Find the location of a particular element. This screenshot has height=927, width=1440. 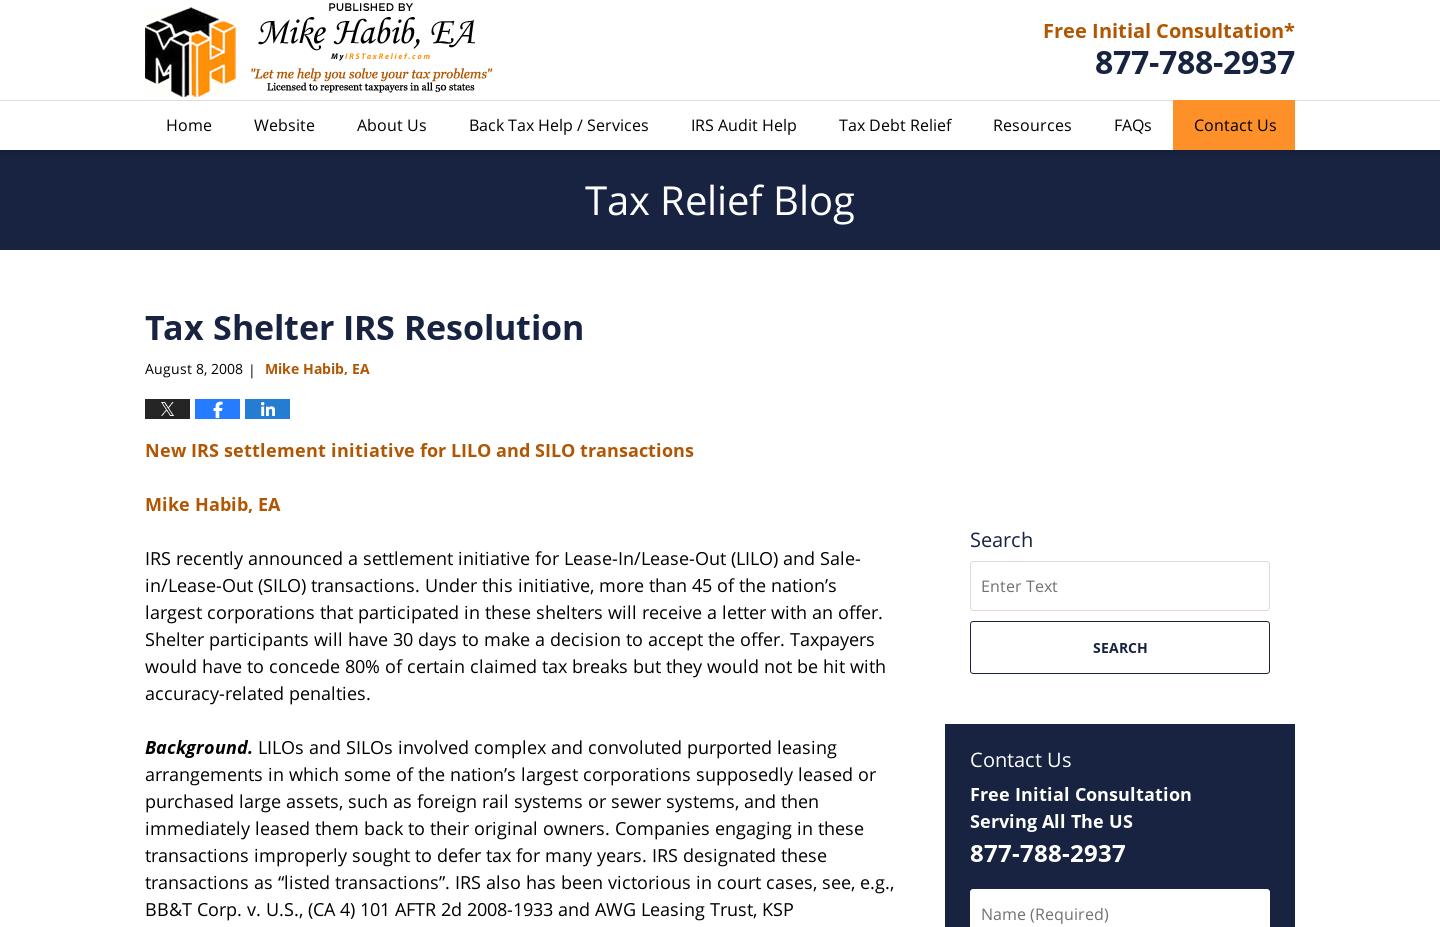

'Free Initial Consultation*' is located at coordinates (1042, 28).